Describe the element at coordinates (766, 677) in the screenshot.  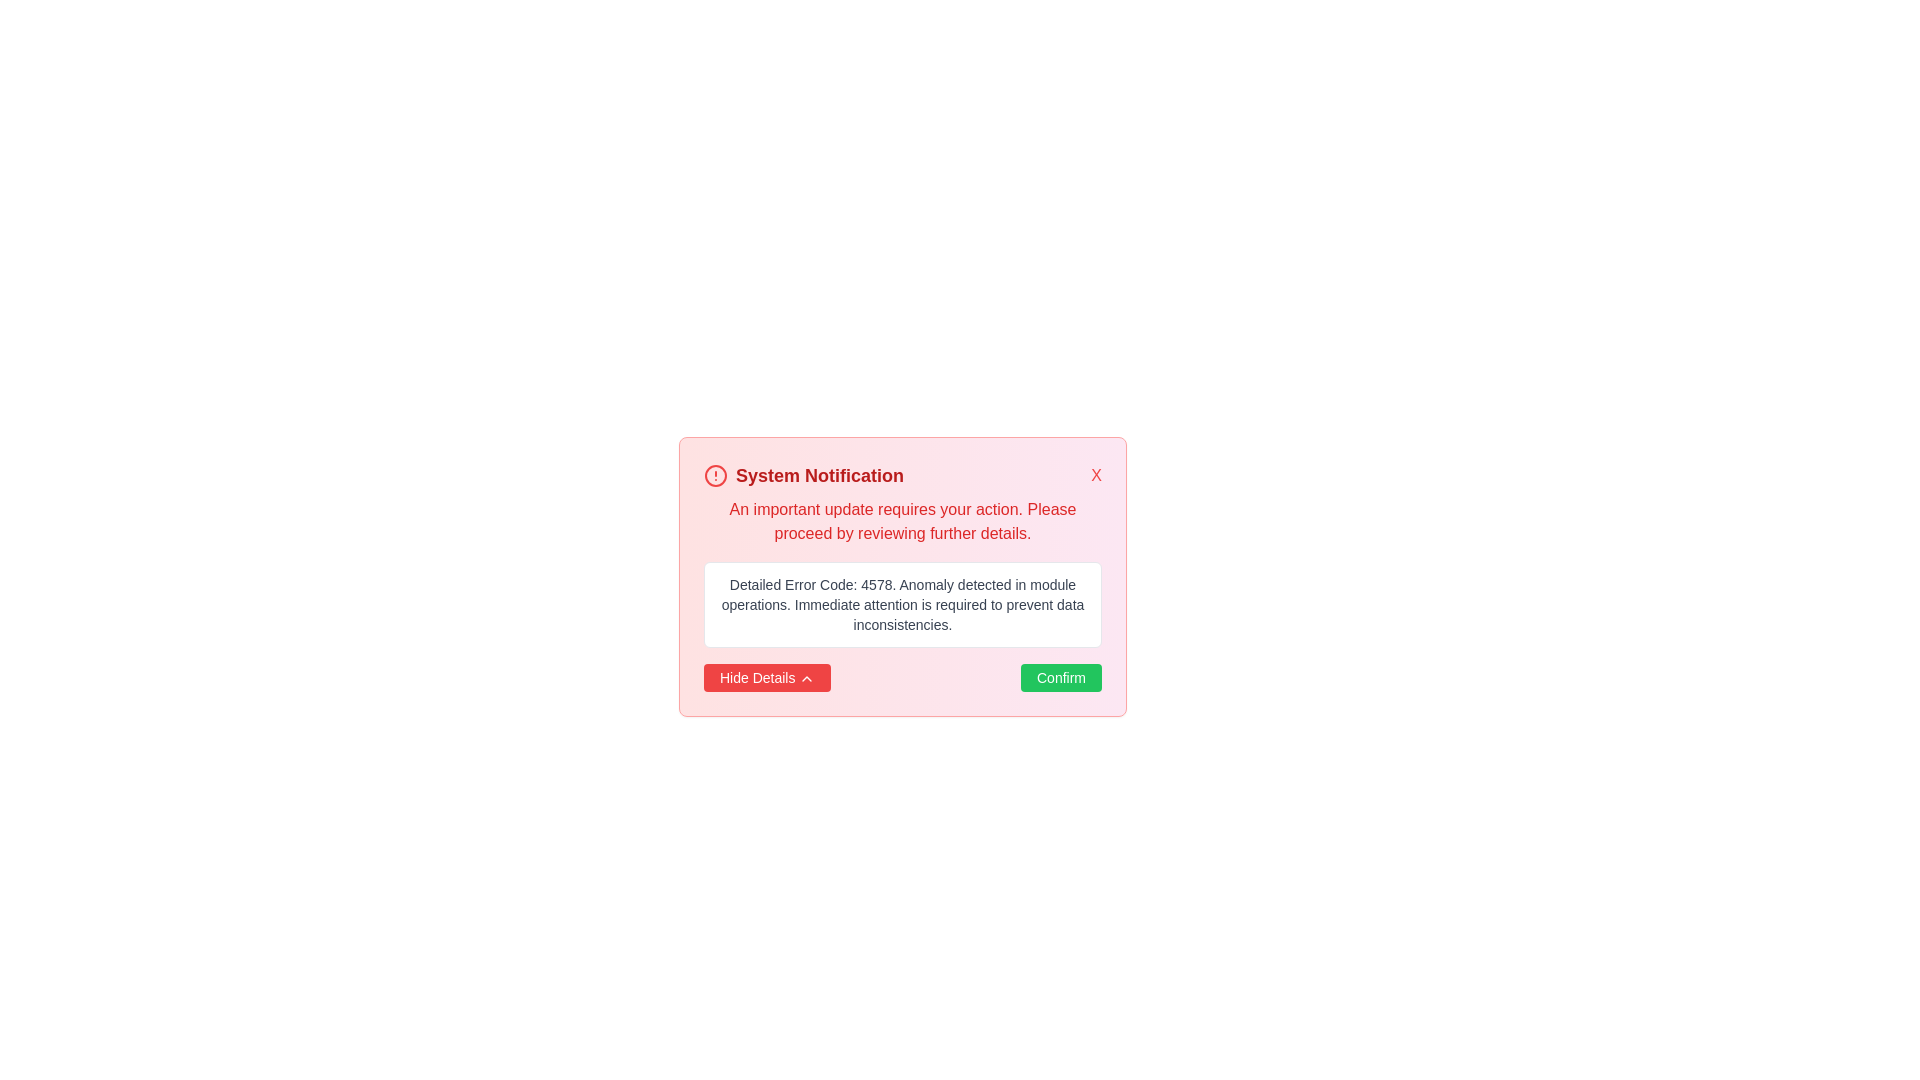
I see `the 'Hide Details' button to toggle the visibility of additional information` at that location.